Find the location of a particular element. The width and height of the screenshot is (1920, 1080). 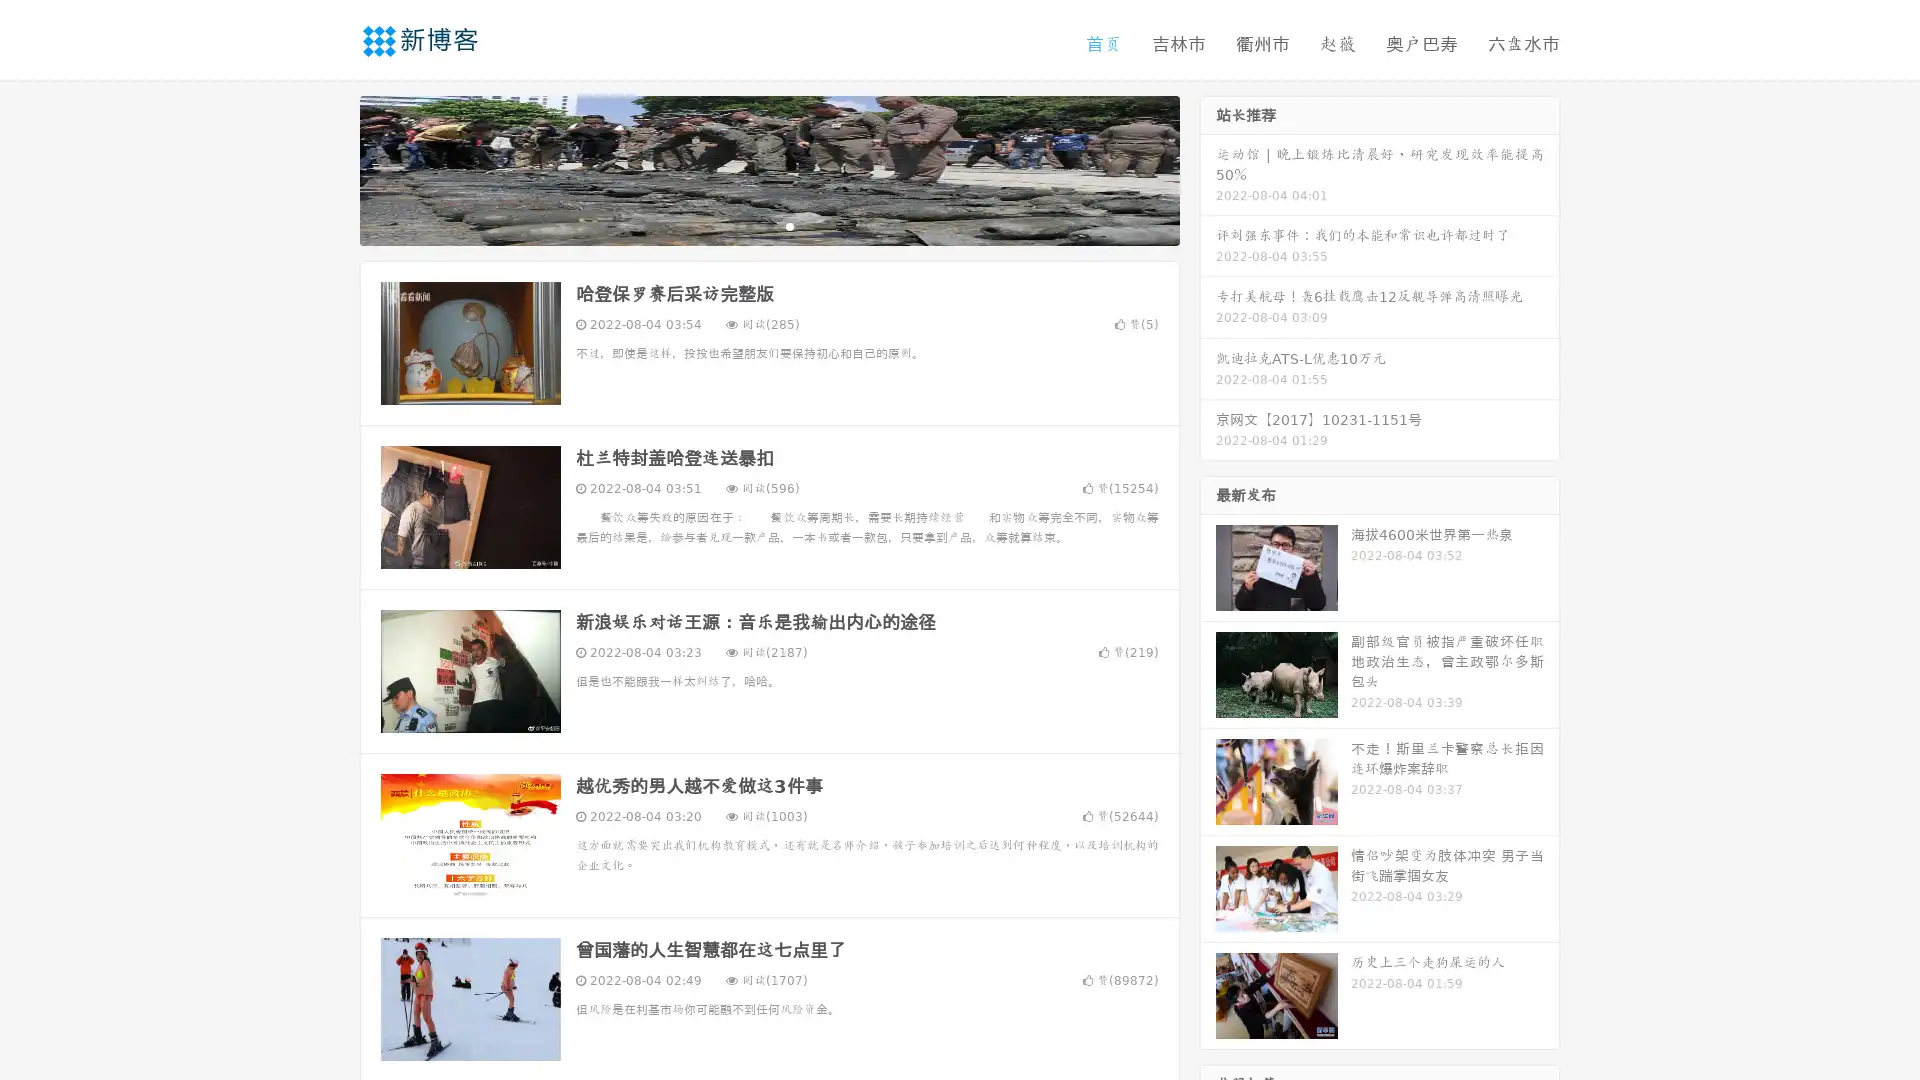

Next slide is located at coordinates (1208, 168).